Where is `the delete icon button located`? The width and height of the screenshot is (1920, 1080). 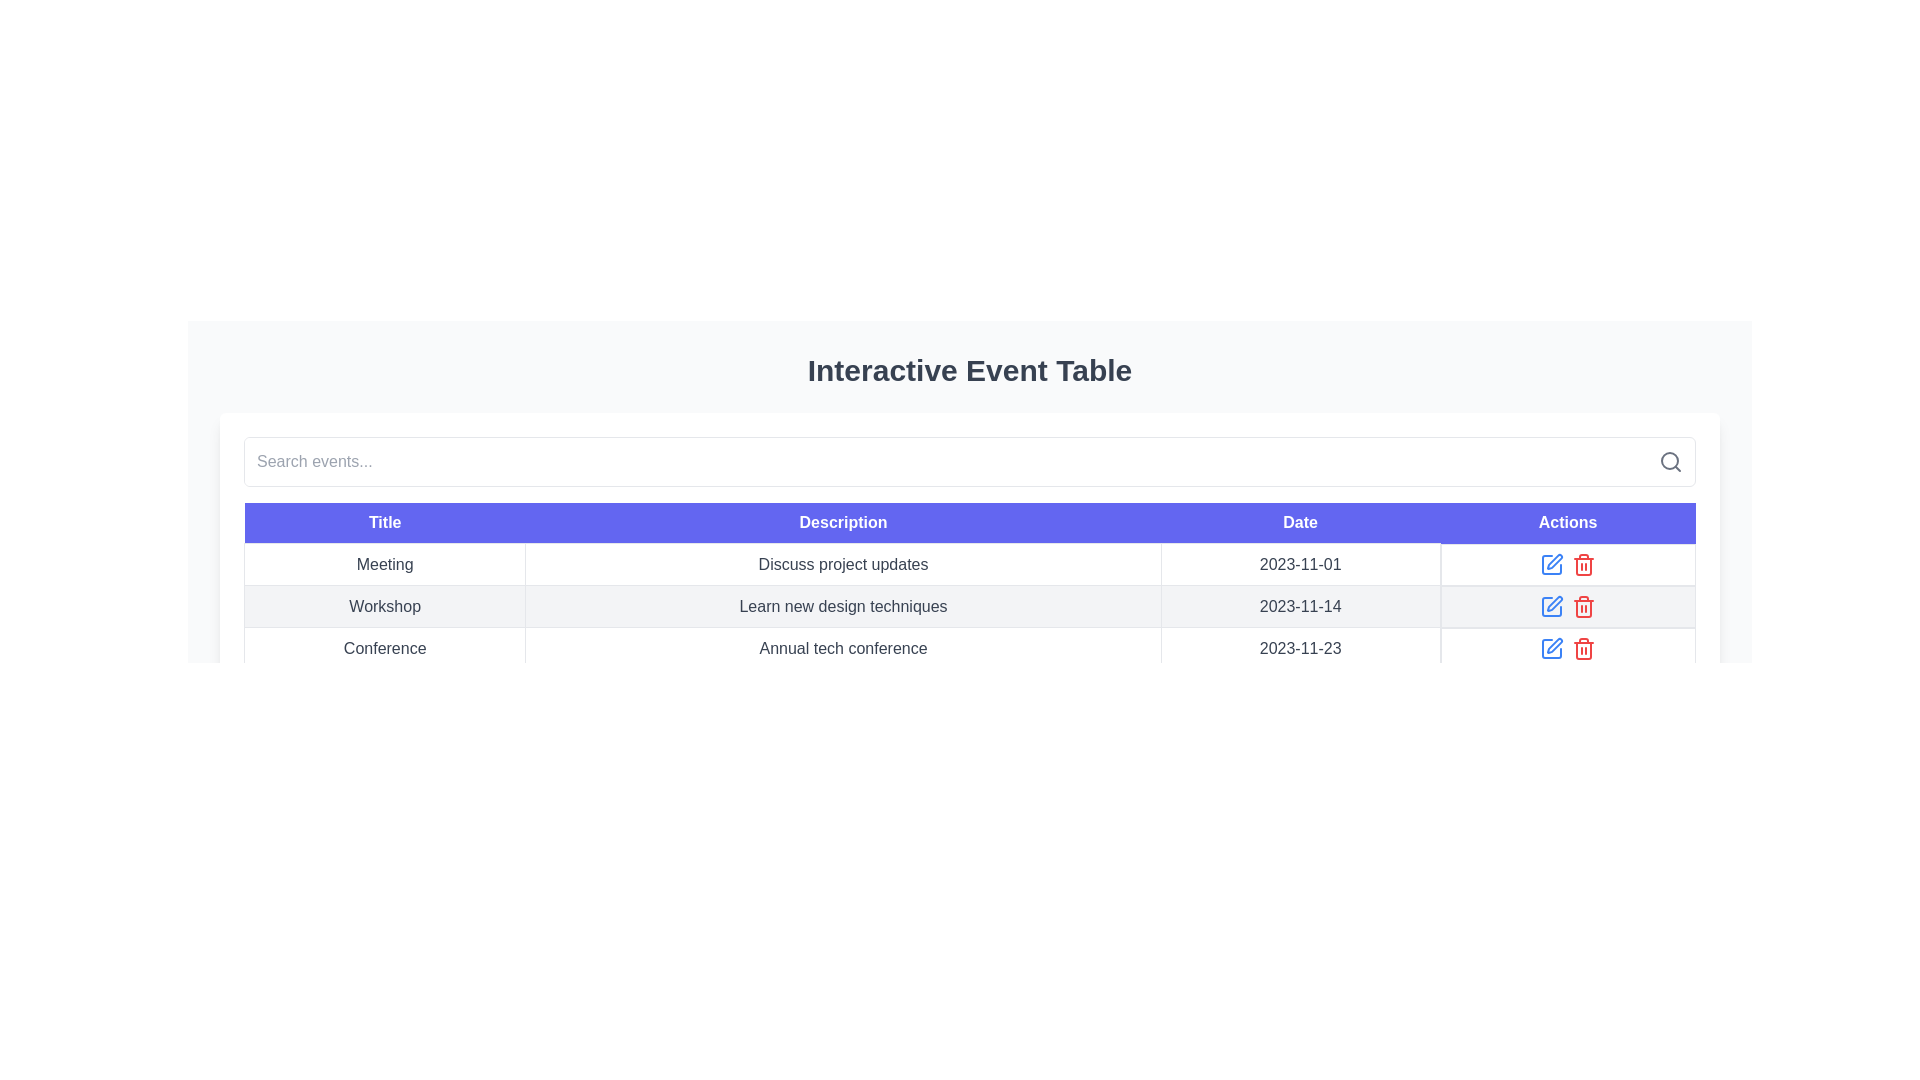 the delete icon button located is located at coordinates (1583, 648).